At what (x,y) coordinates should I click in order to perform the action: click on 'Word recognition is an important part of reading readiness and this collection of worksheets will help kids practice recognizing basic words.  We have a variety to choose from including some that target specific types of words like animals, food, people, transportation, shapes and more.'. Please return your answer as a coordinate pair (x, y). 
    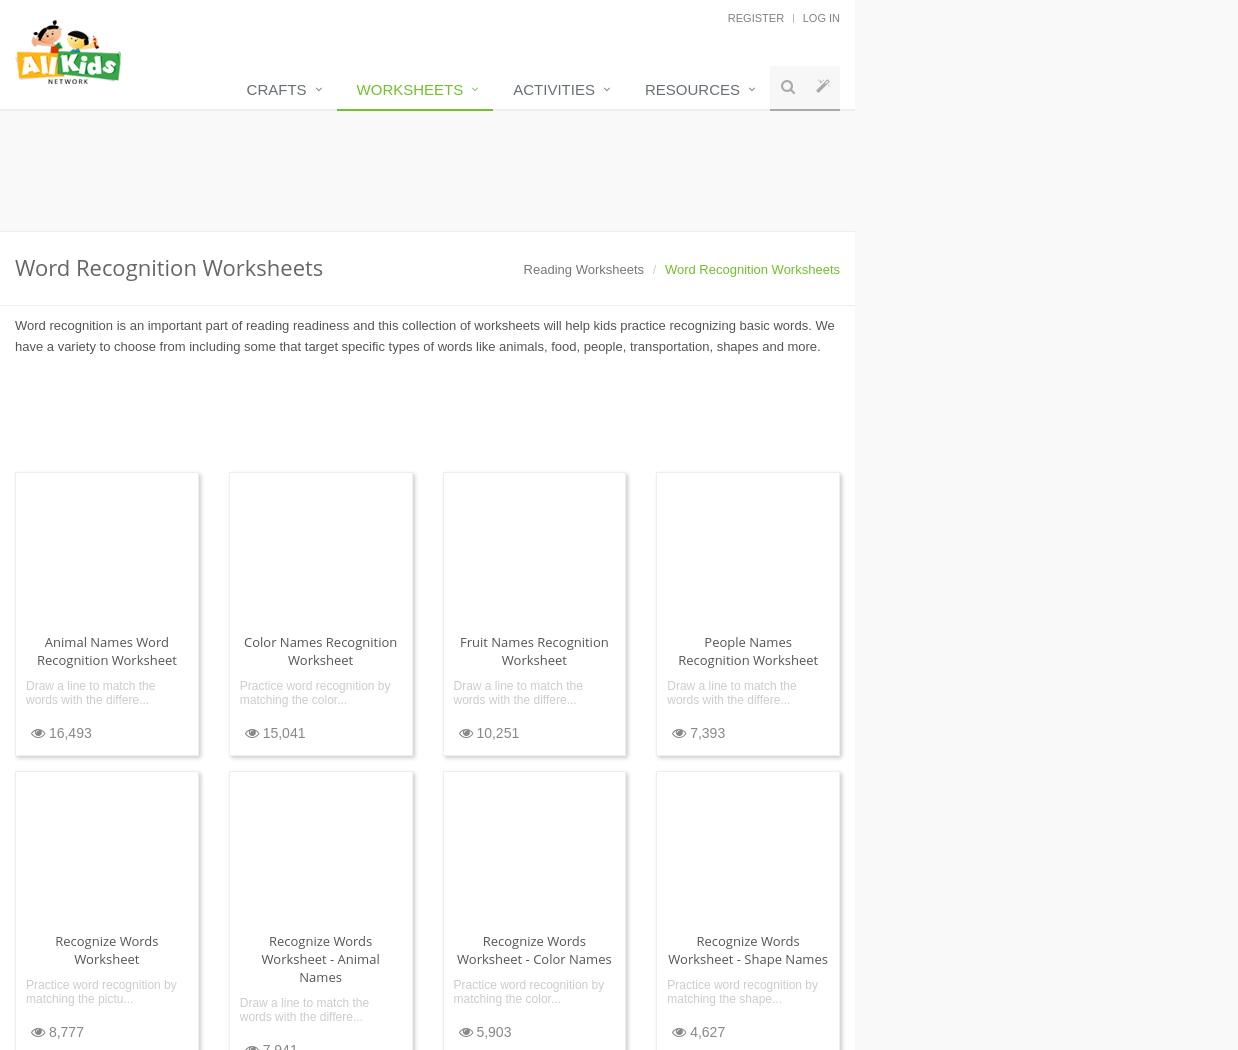
    Looking at the image, I should click on (423, 334).